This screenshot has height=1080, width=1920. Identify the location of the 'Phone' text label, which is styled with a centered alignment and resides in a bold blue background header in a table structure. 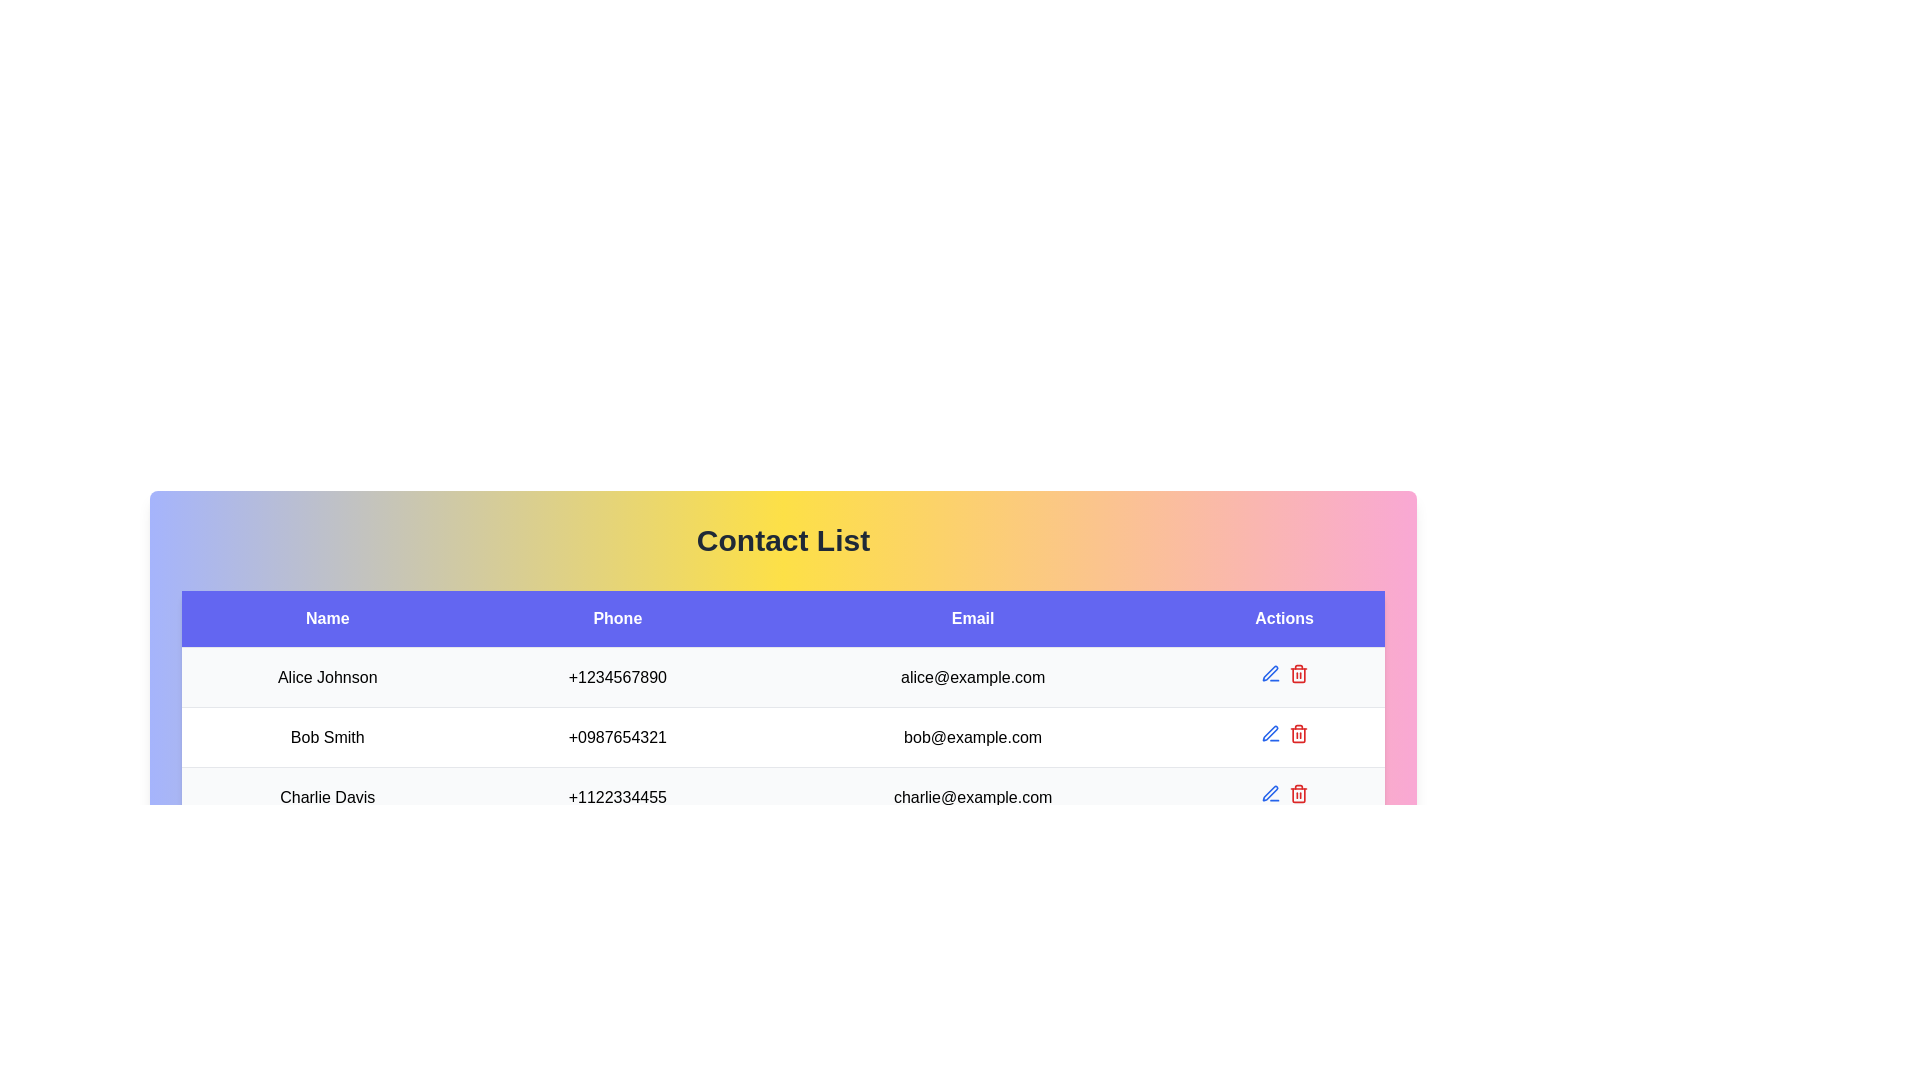
(616, 618).